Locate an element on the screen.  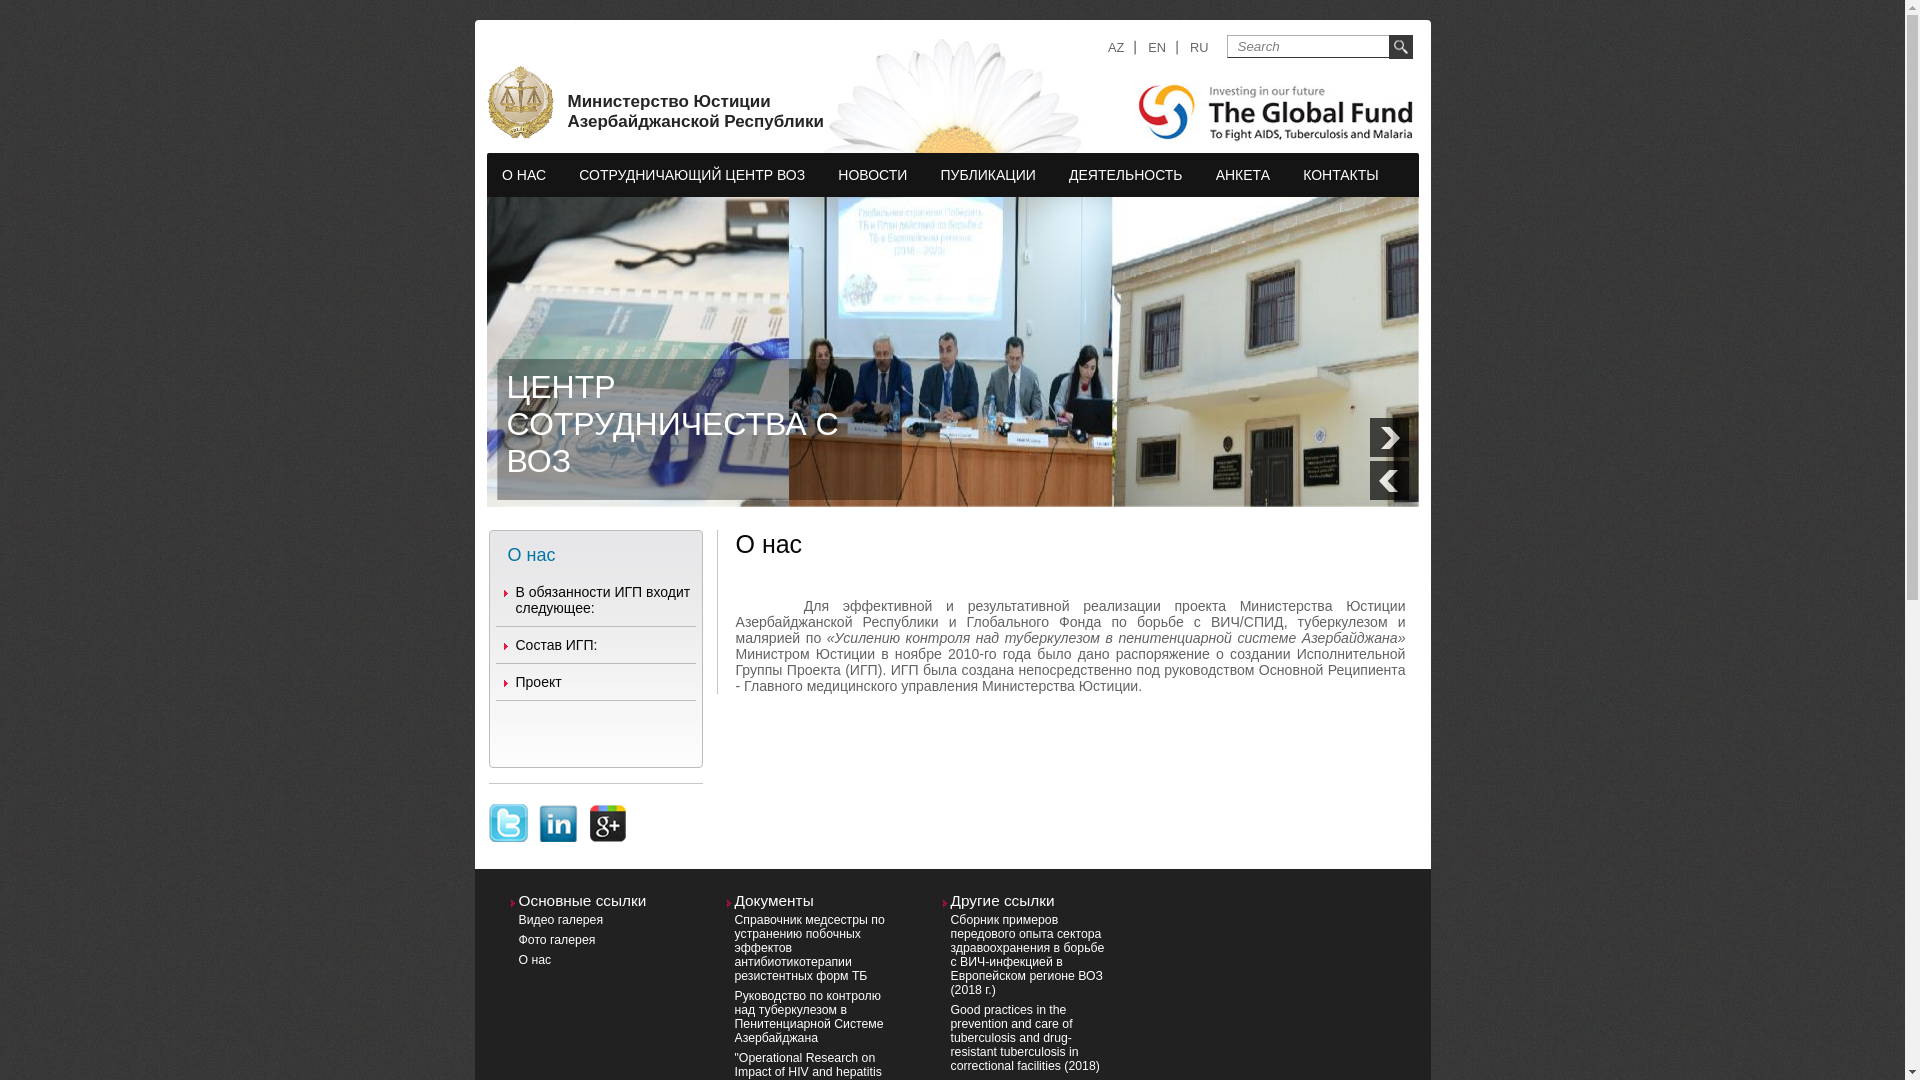
'EN' is located at coordinates (1156, 46).